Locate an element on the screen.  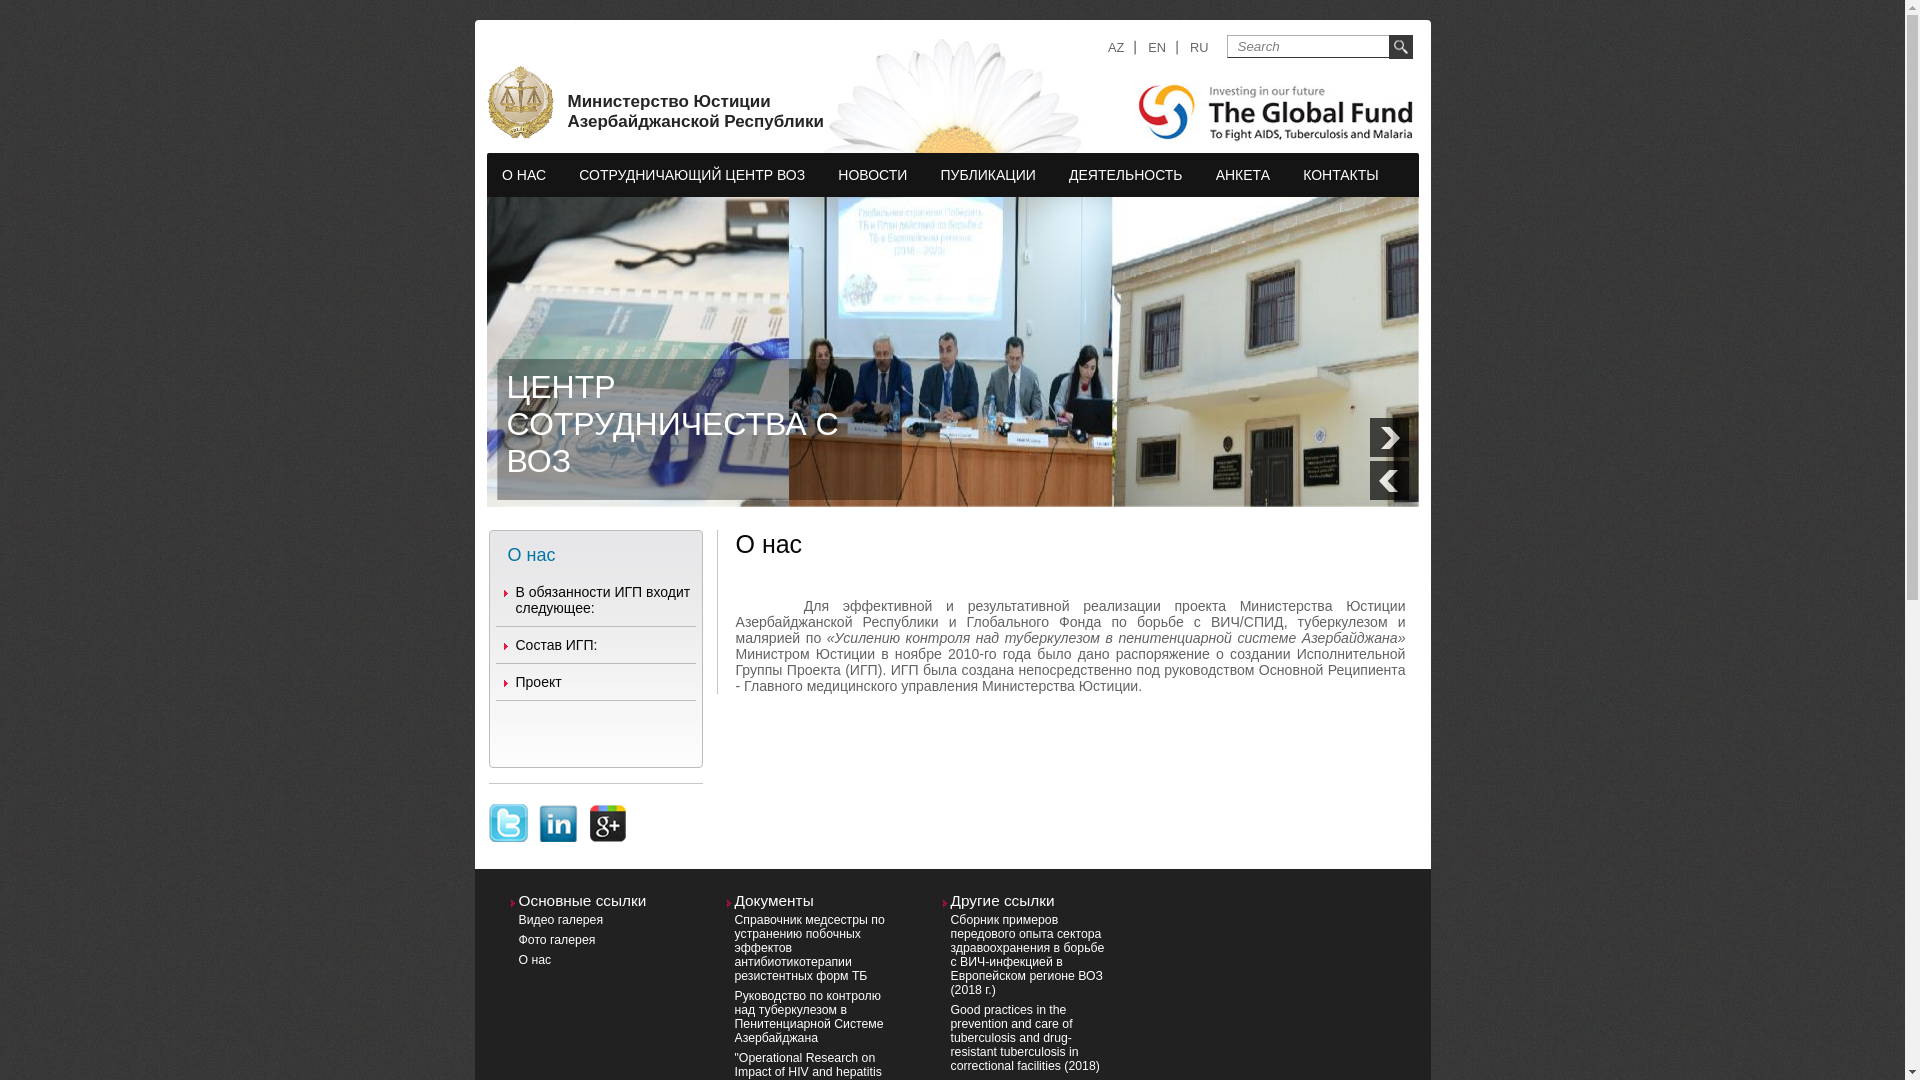
'EN' is located at coordinates (1156, 46).